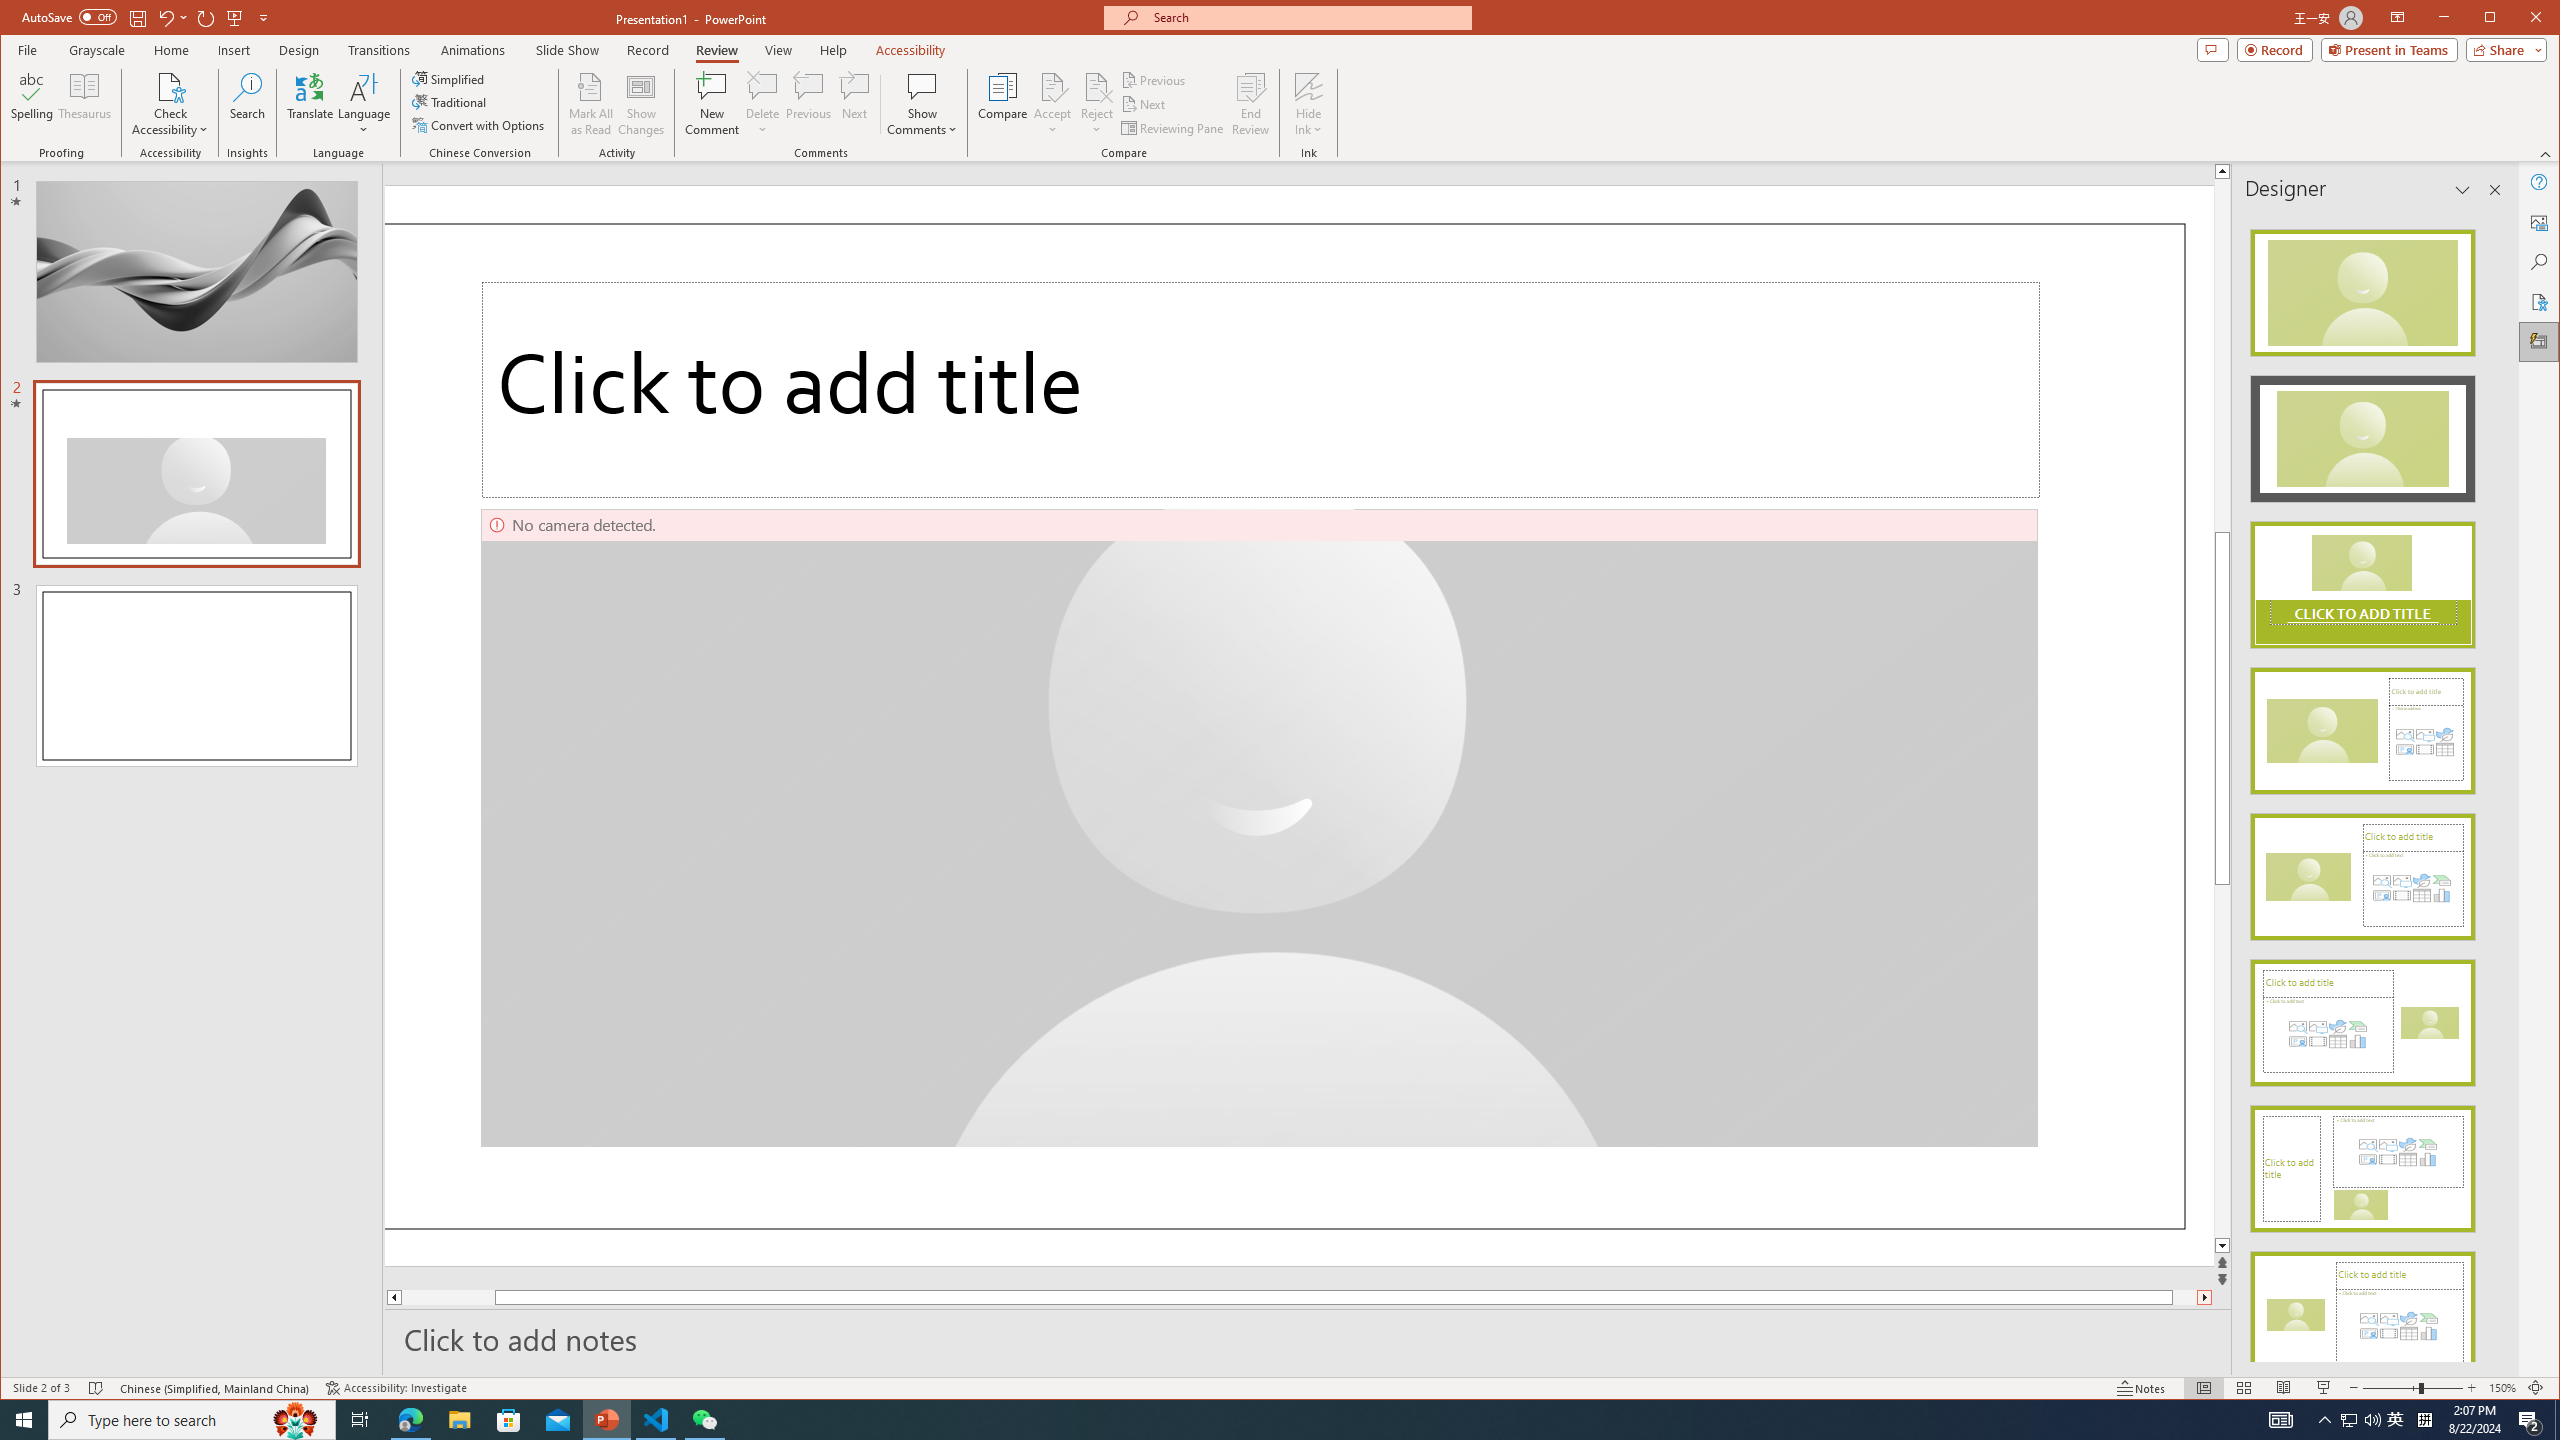 This screenshot has width=2560, height=1440. Describe the element at coordinates (762, 103) in the screenshot. I see `'Delete'` at that location.